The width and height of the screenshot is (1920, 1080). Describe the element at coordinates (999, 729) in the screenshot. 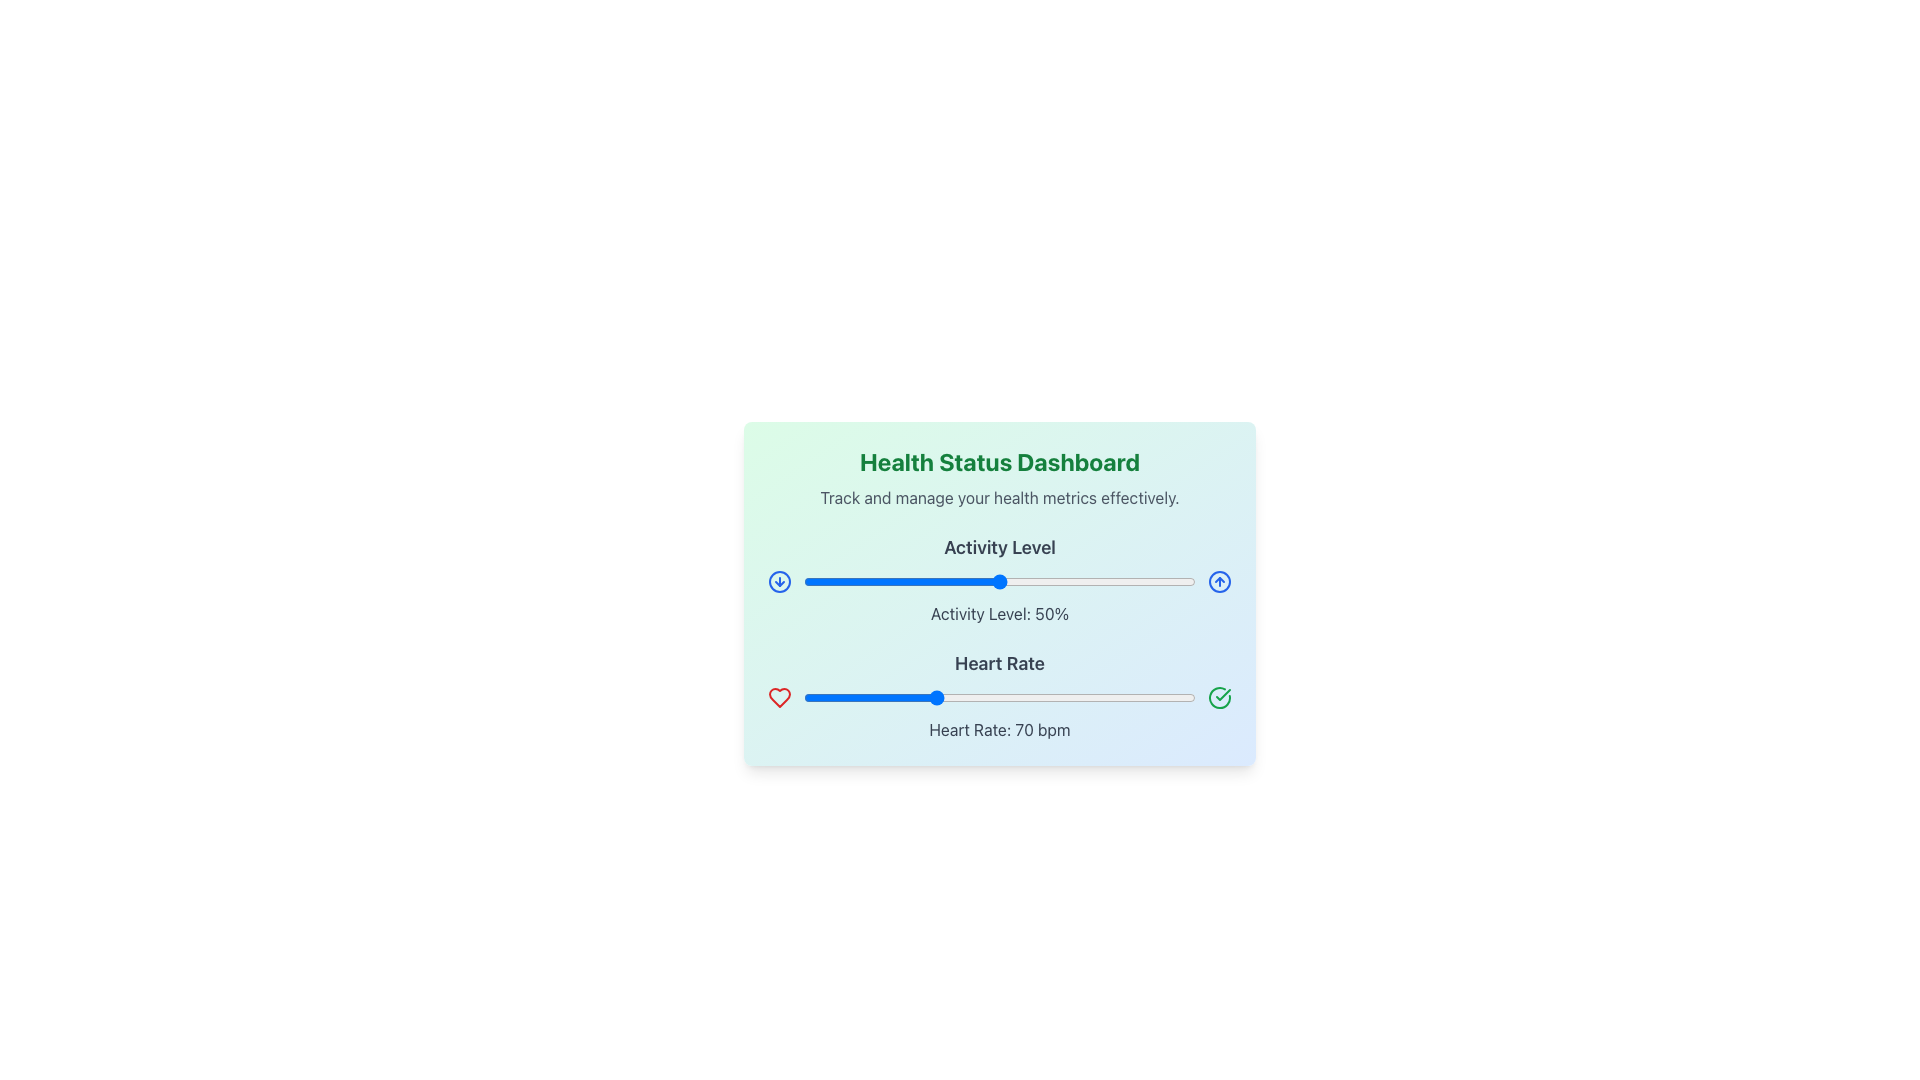

I see `the text label displaying 'Heart Rate: 70 bpm', which is located under the heart rate slider and icons in the dashboard` at that location.